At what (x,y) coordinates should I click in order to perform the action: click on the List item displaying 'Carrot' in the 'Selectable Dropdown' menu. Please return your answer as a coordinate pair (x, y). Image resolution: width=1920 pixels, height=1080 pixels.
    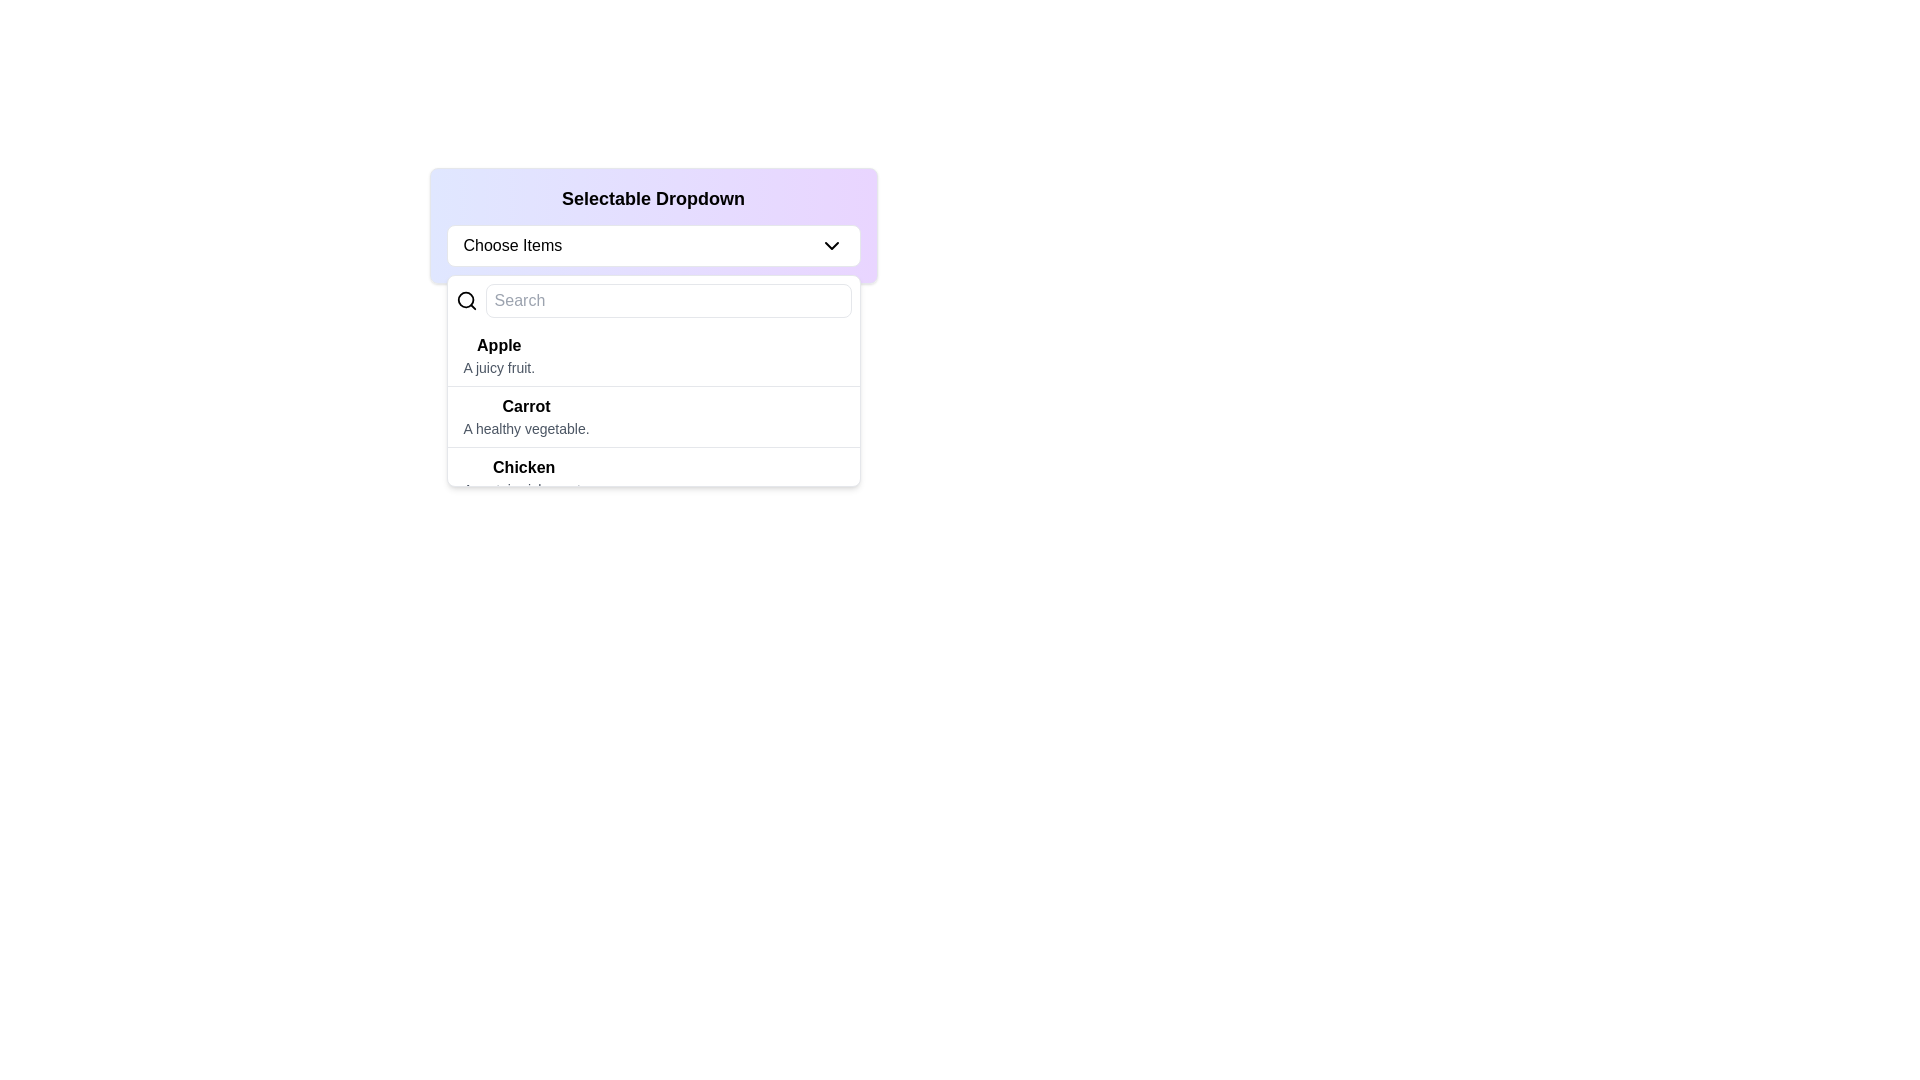
    Looking at the image, I should click on (653, 416).